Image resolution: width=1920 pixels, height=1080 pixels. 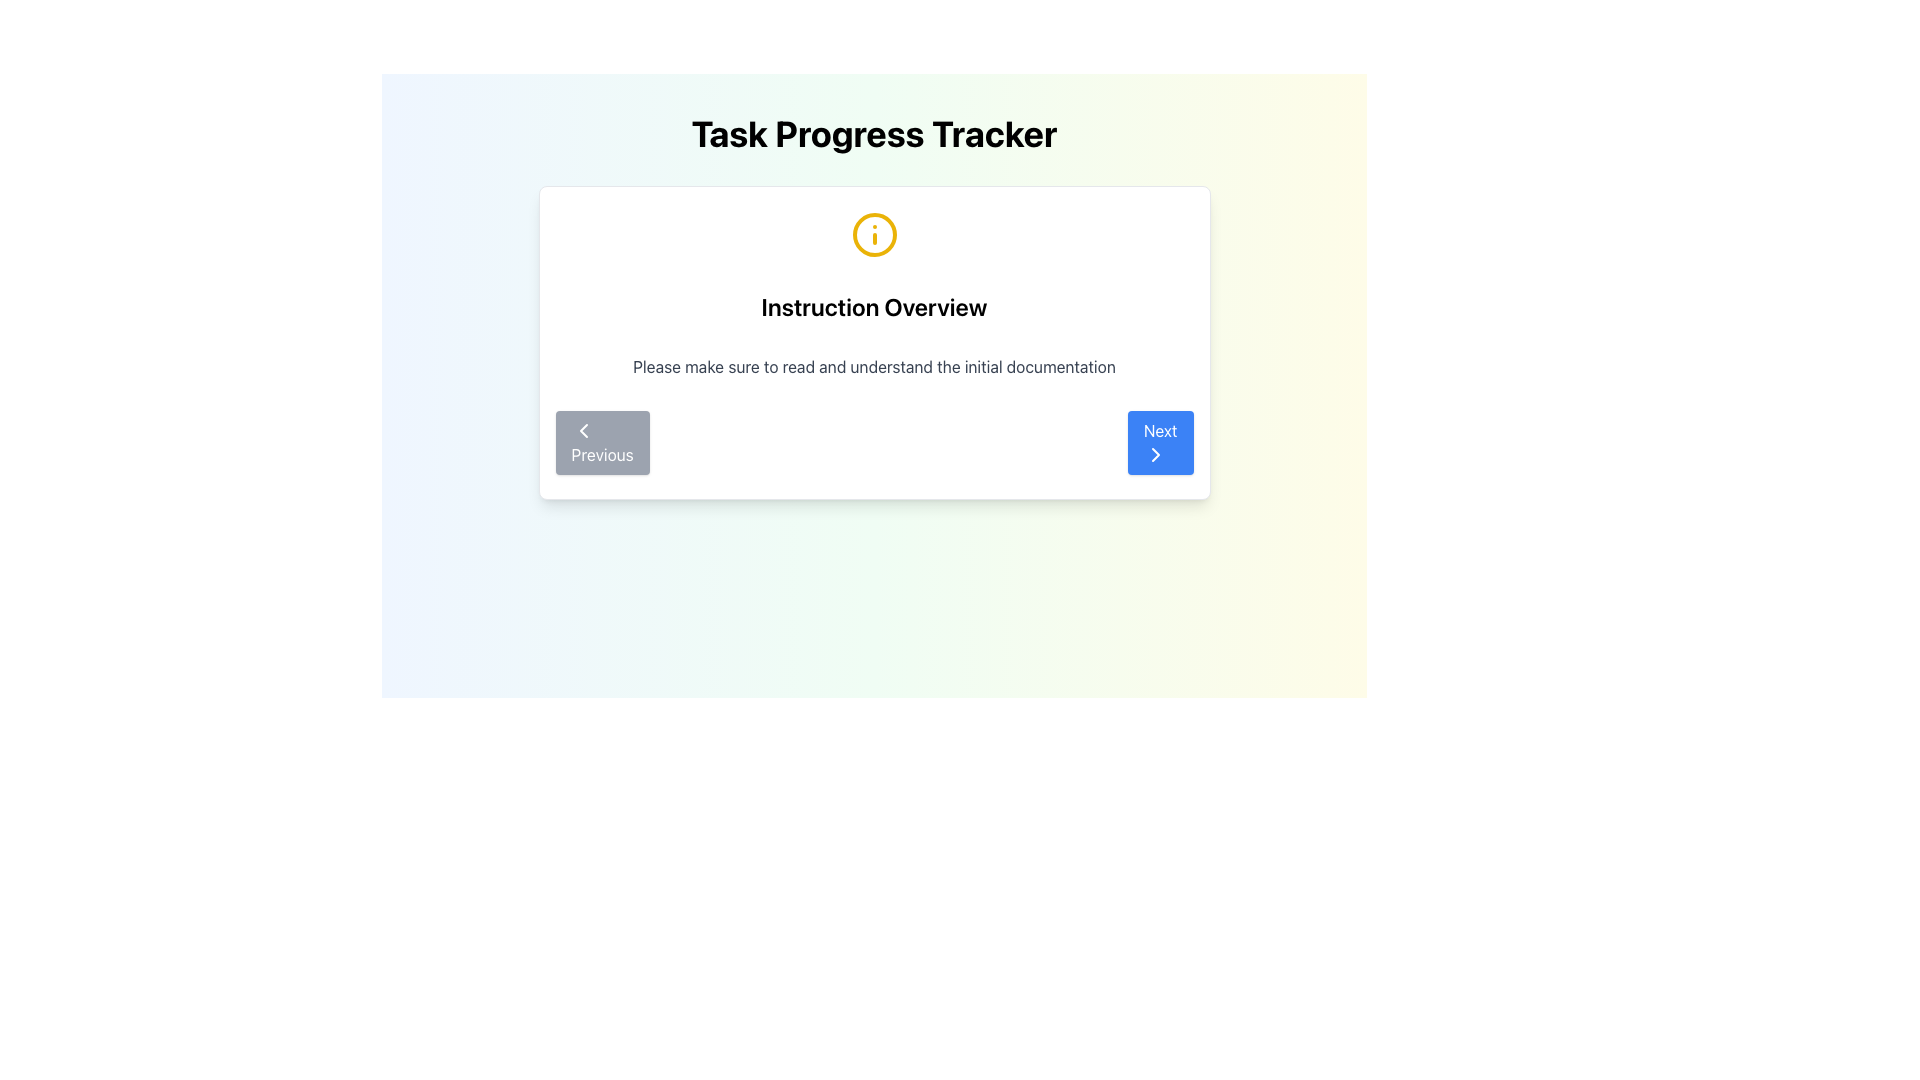 I want to click on the rightward-facing chevron icon that is part of the 'Next' button, which is adjacent to the button with the text 'Next', so click(x=1155, y=455).